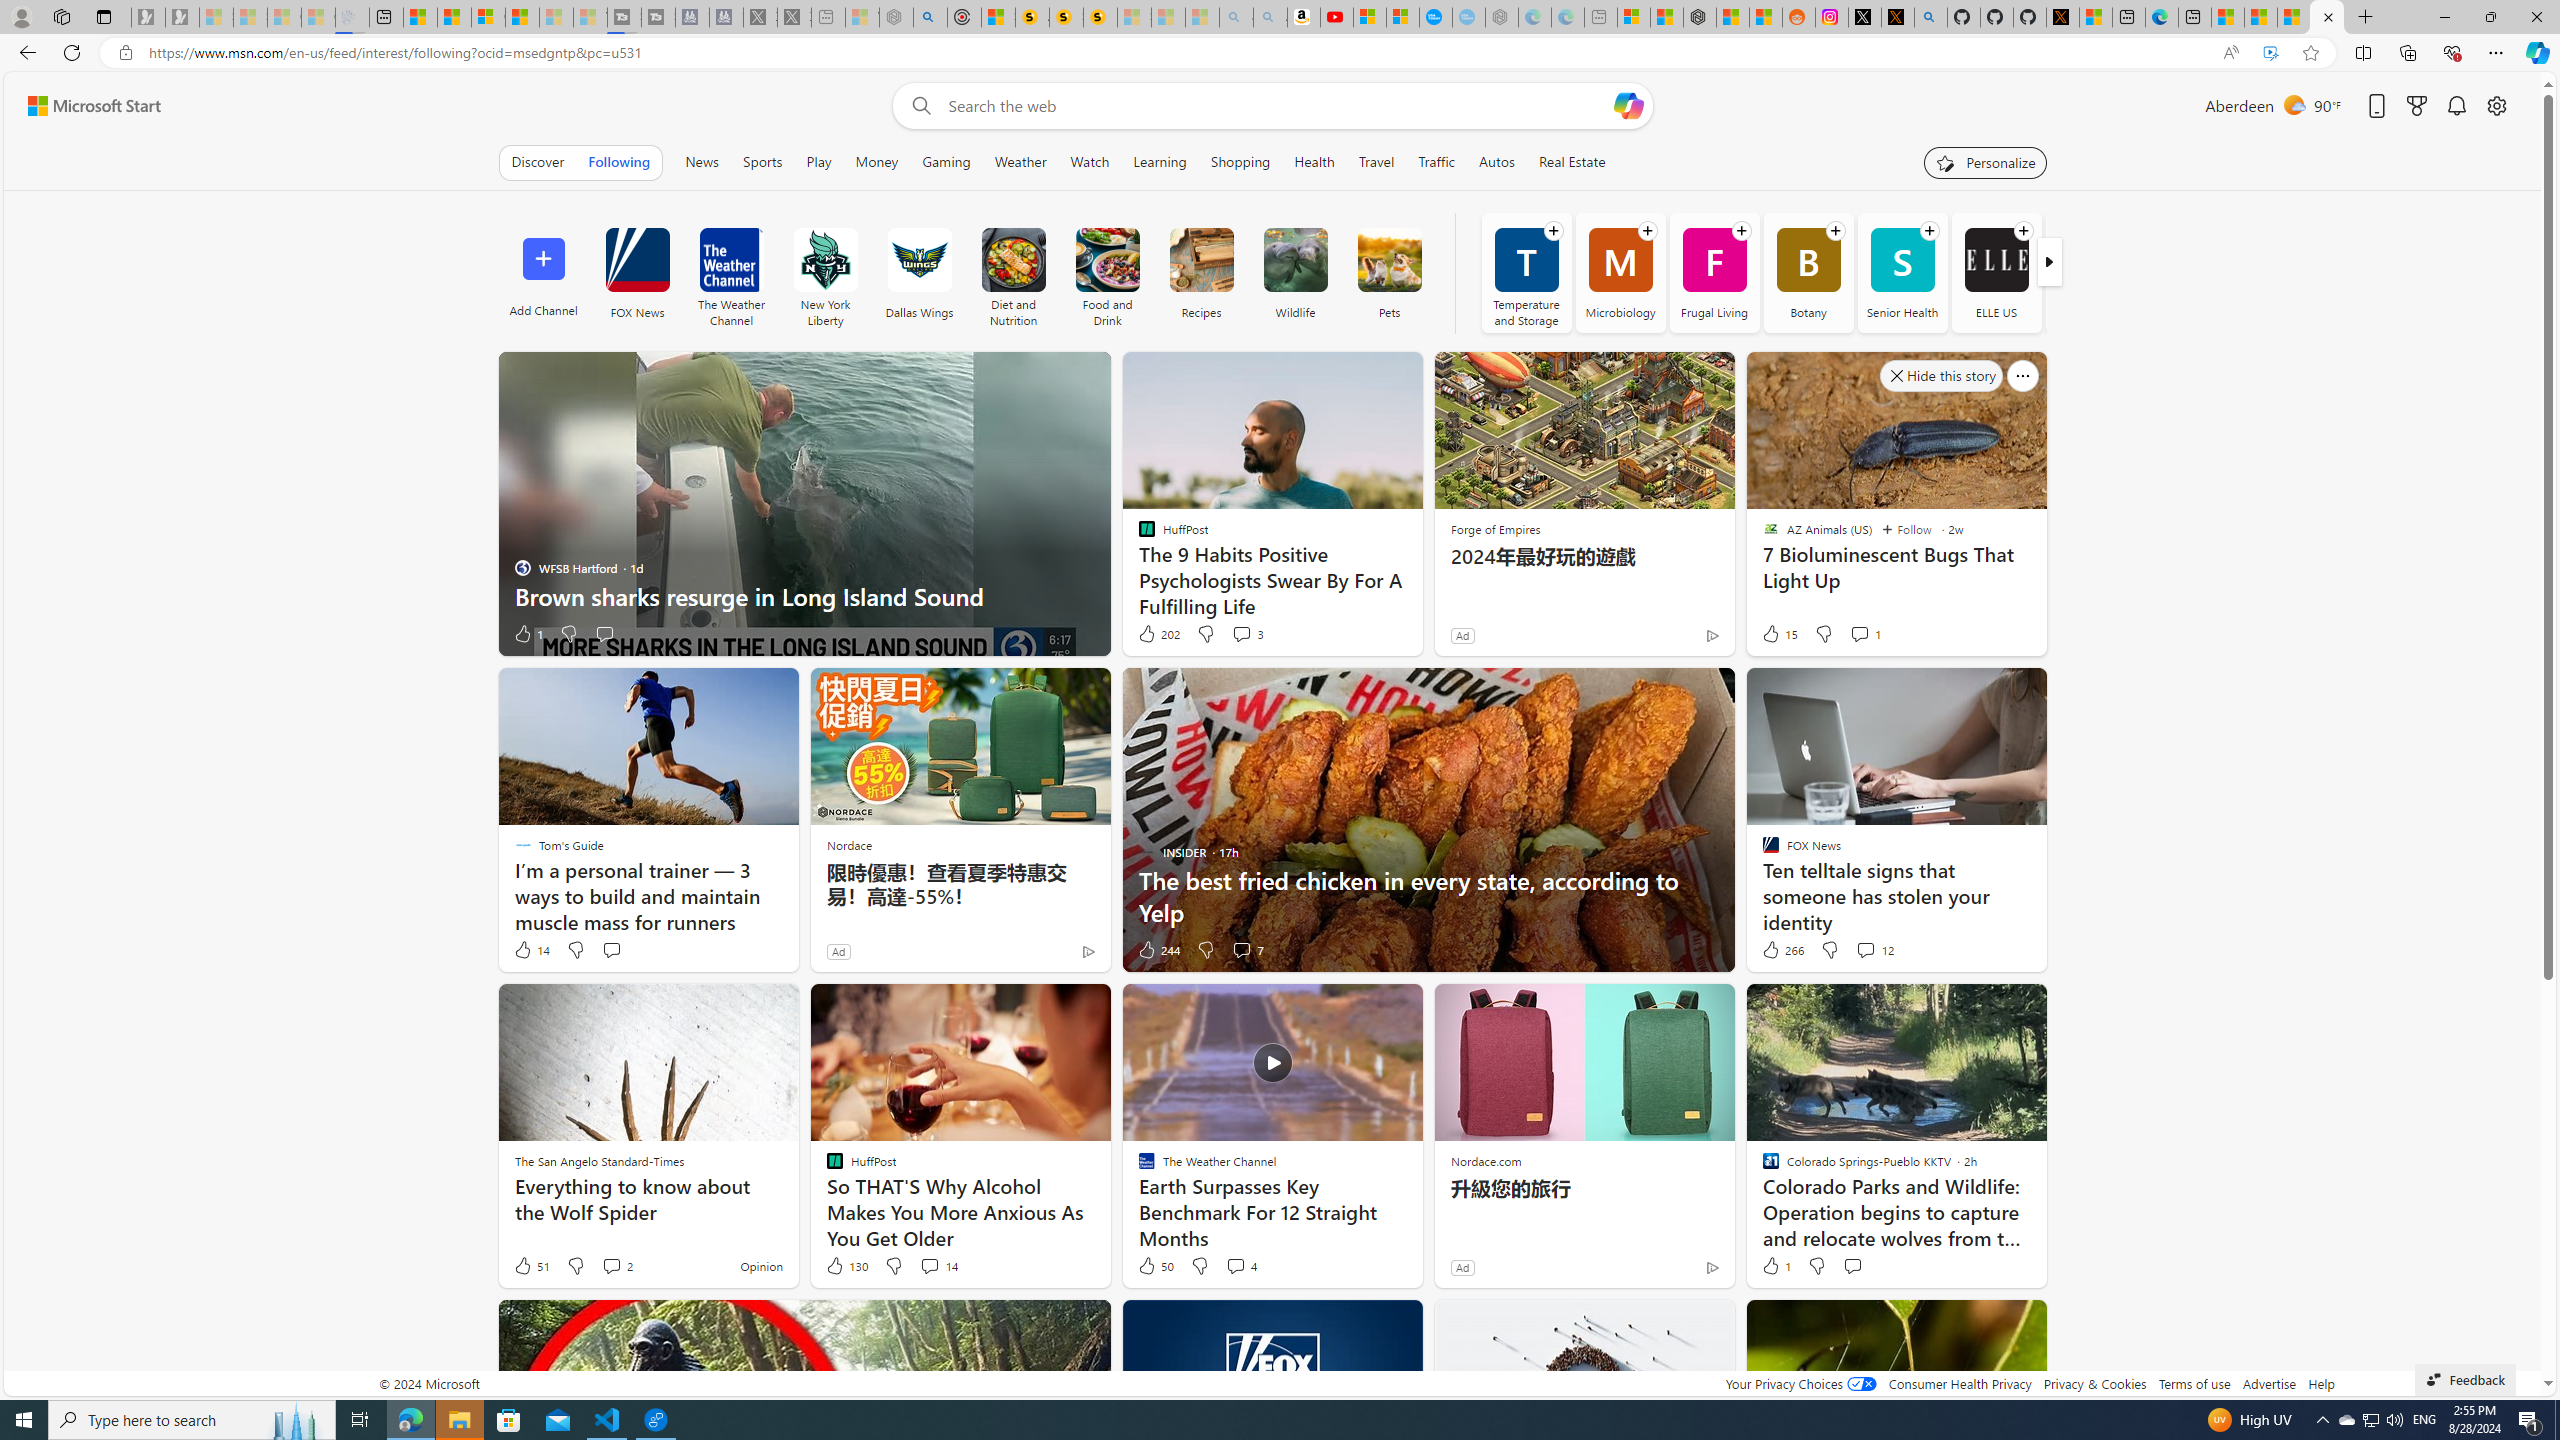 The image size is (2560, 1440). I want to click on 'Food and Drink', so click(1106, 271).